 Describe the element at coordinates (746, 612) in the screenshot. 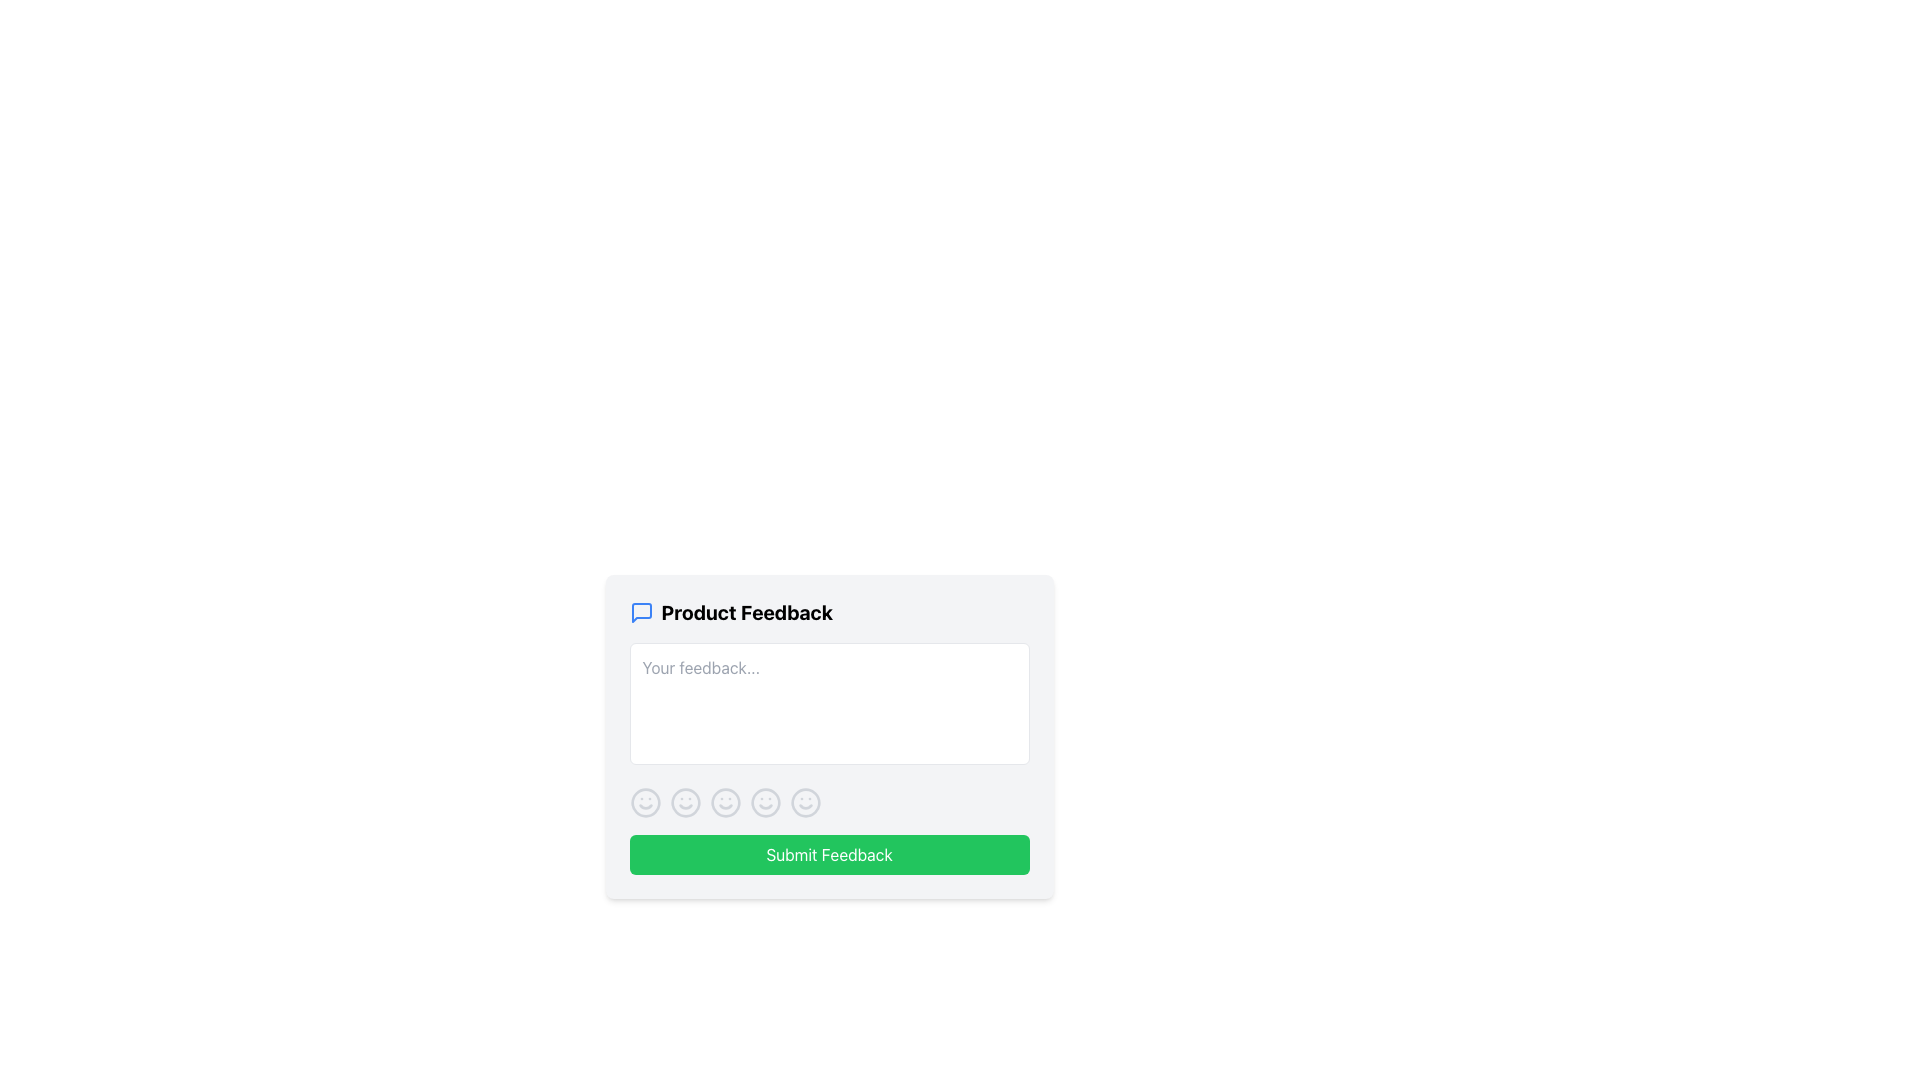

I see `text from the header of the feedback section, which is a title indicating its purpose and guiding the user to enter feedback. This title is located at the top of the feedback form section, to the right of a message square icon` at that location.